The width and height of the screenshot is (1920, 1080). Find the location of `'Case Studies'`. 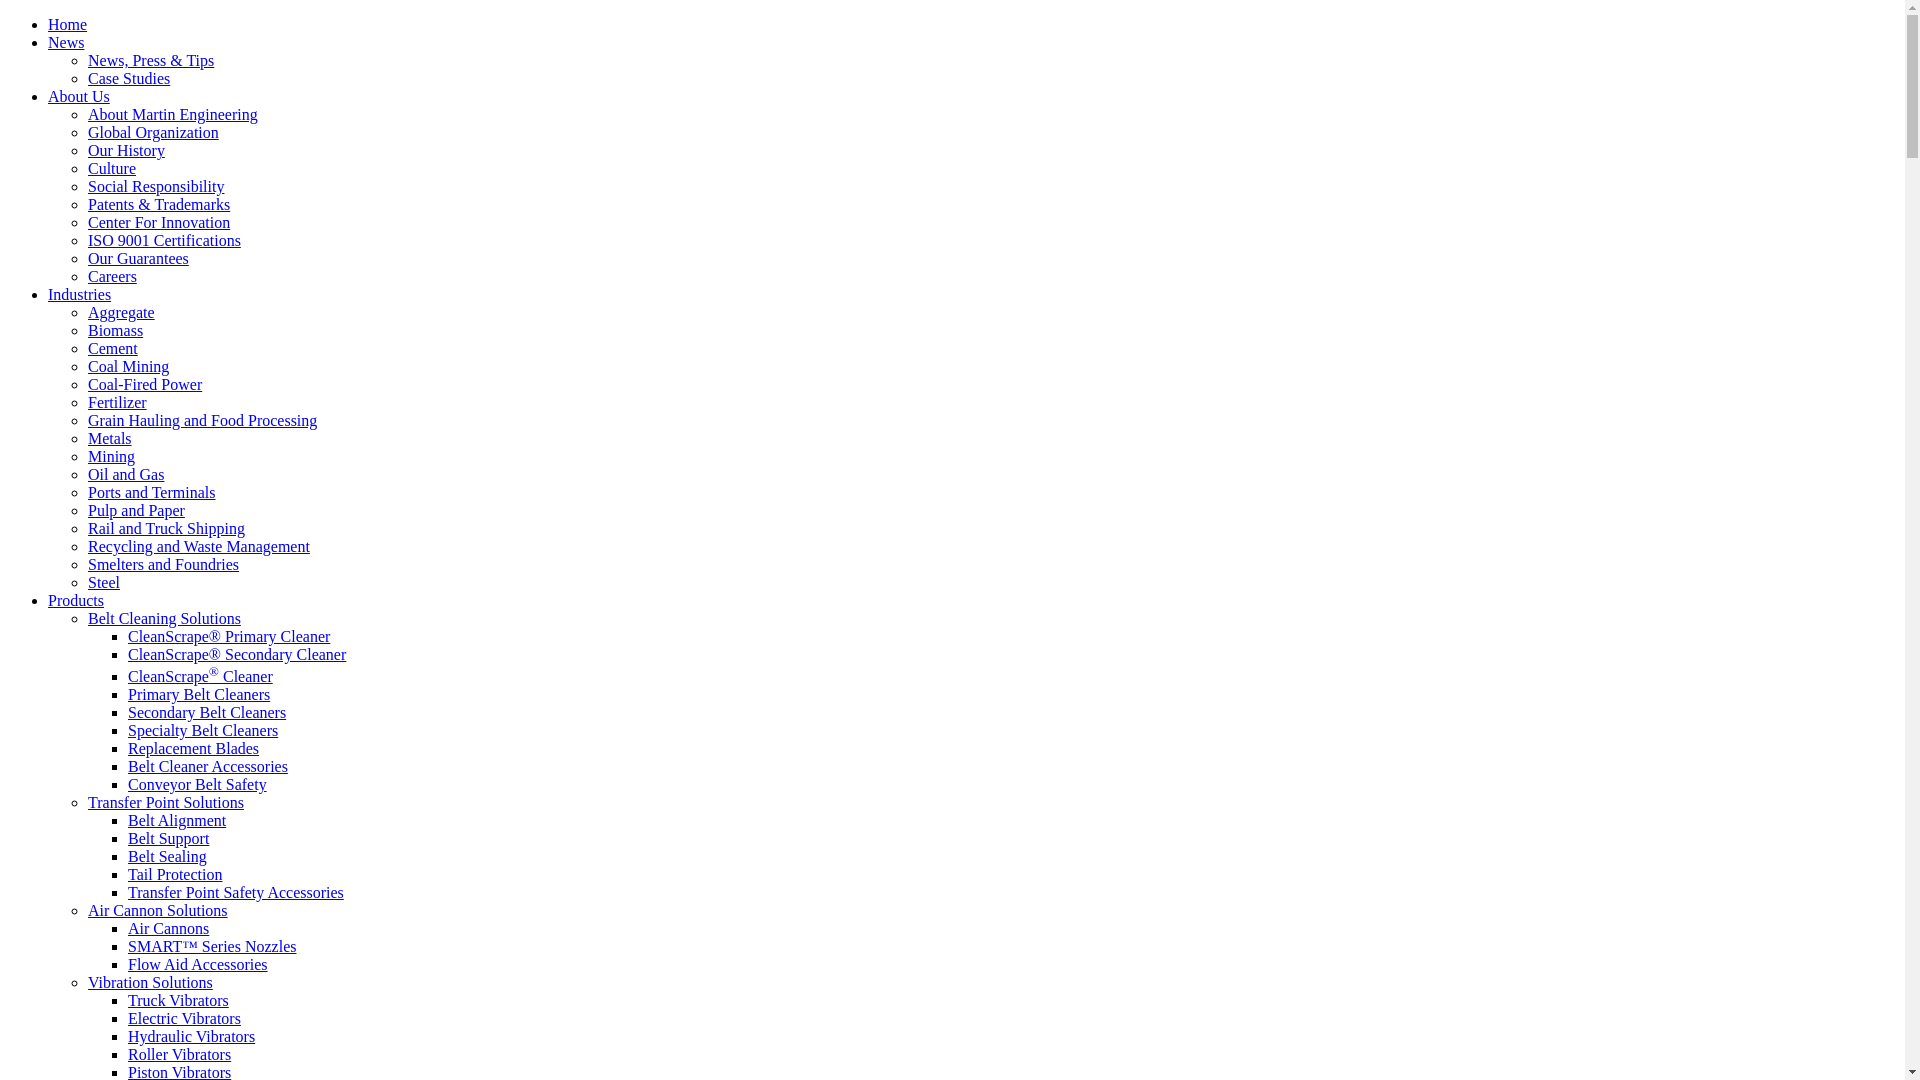

'Case Studies' is located at coordinates (128, 77).